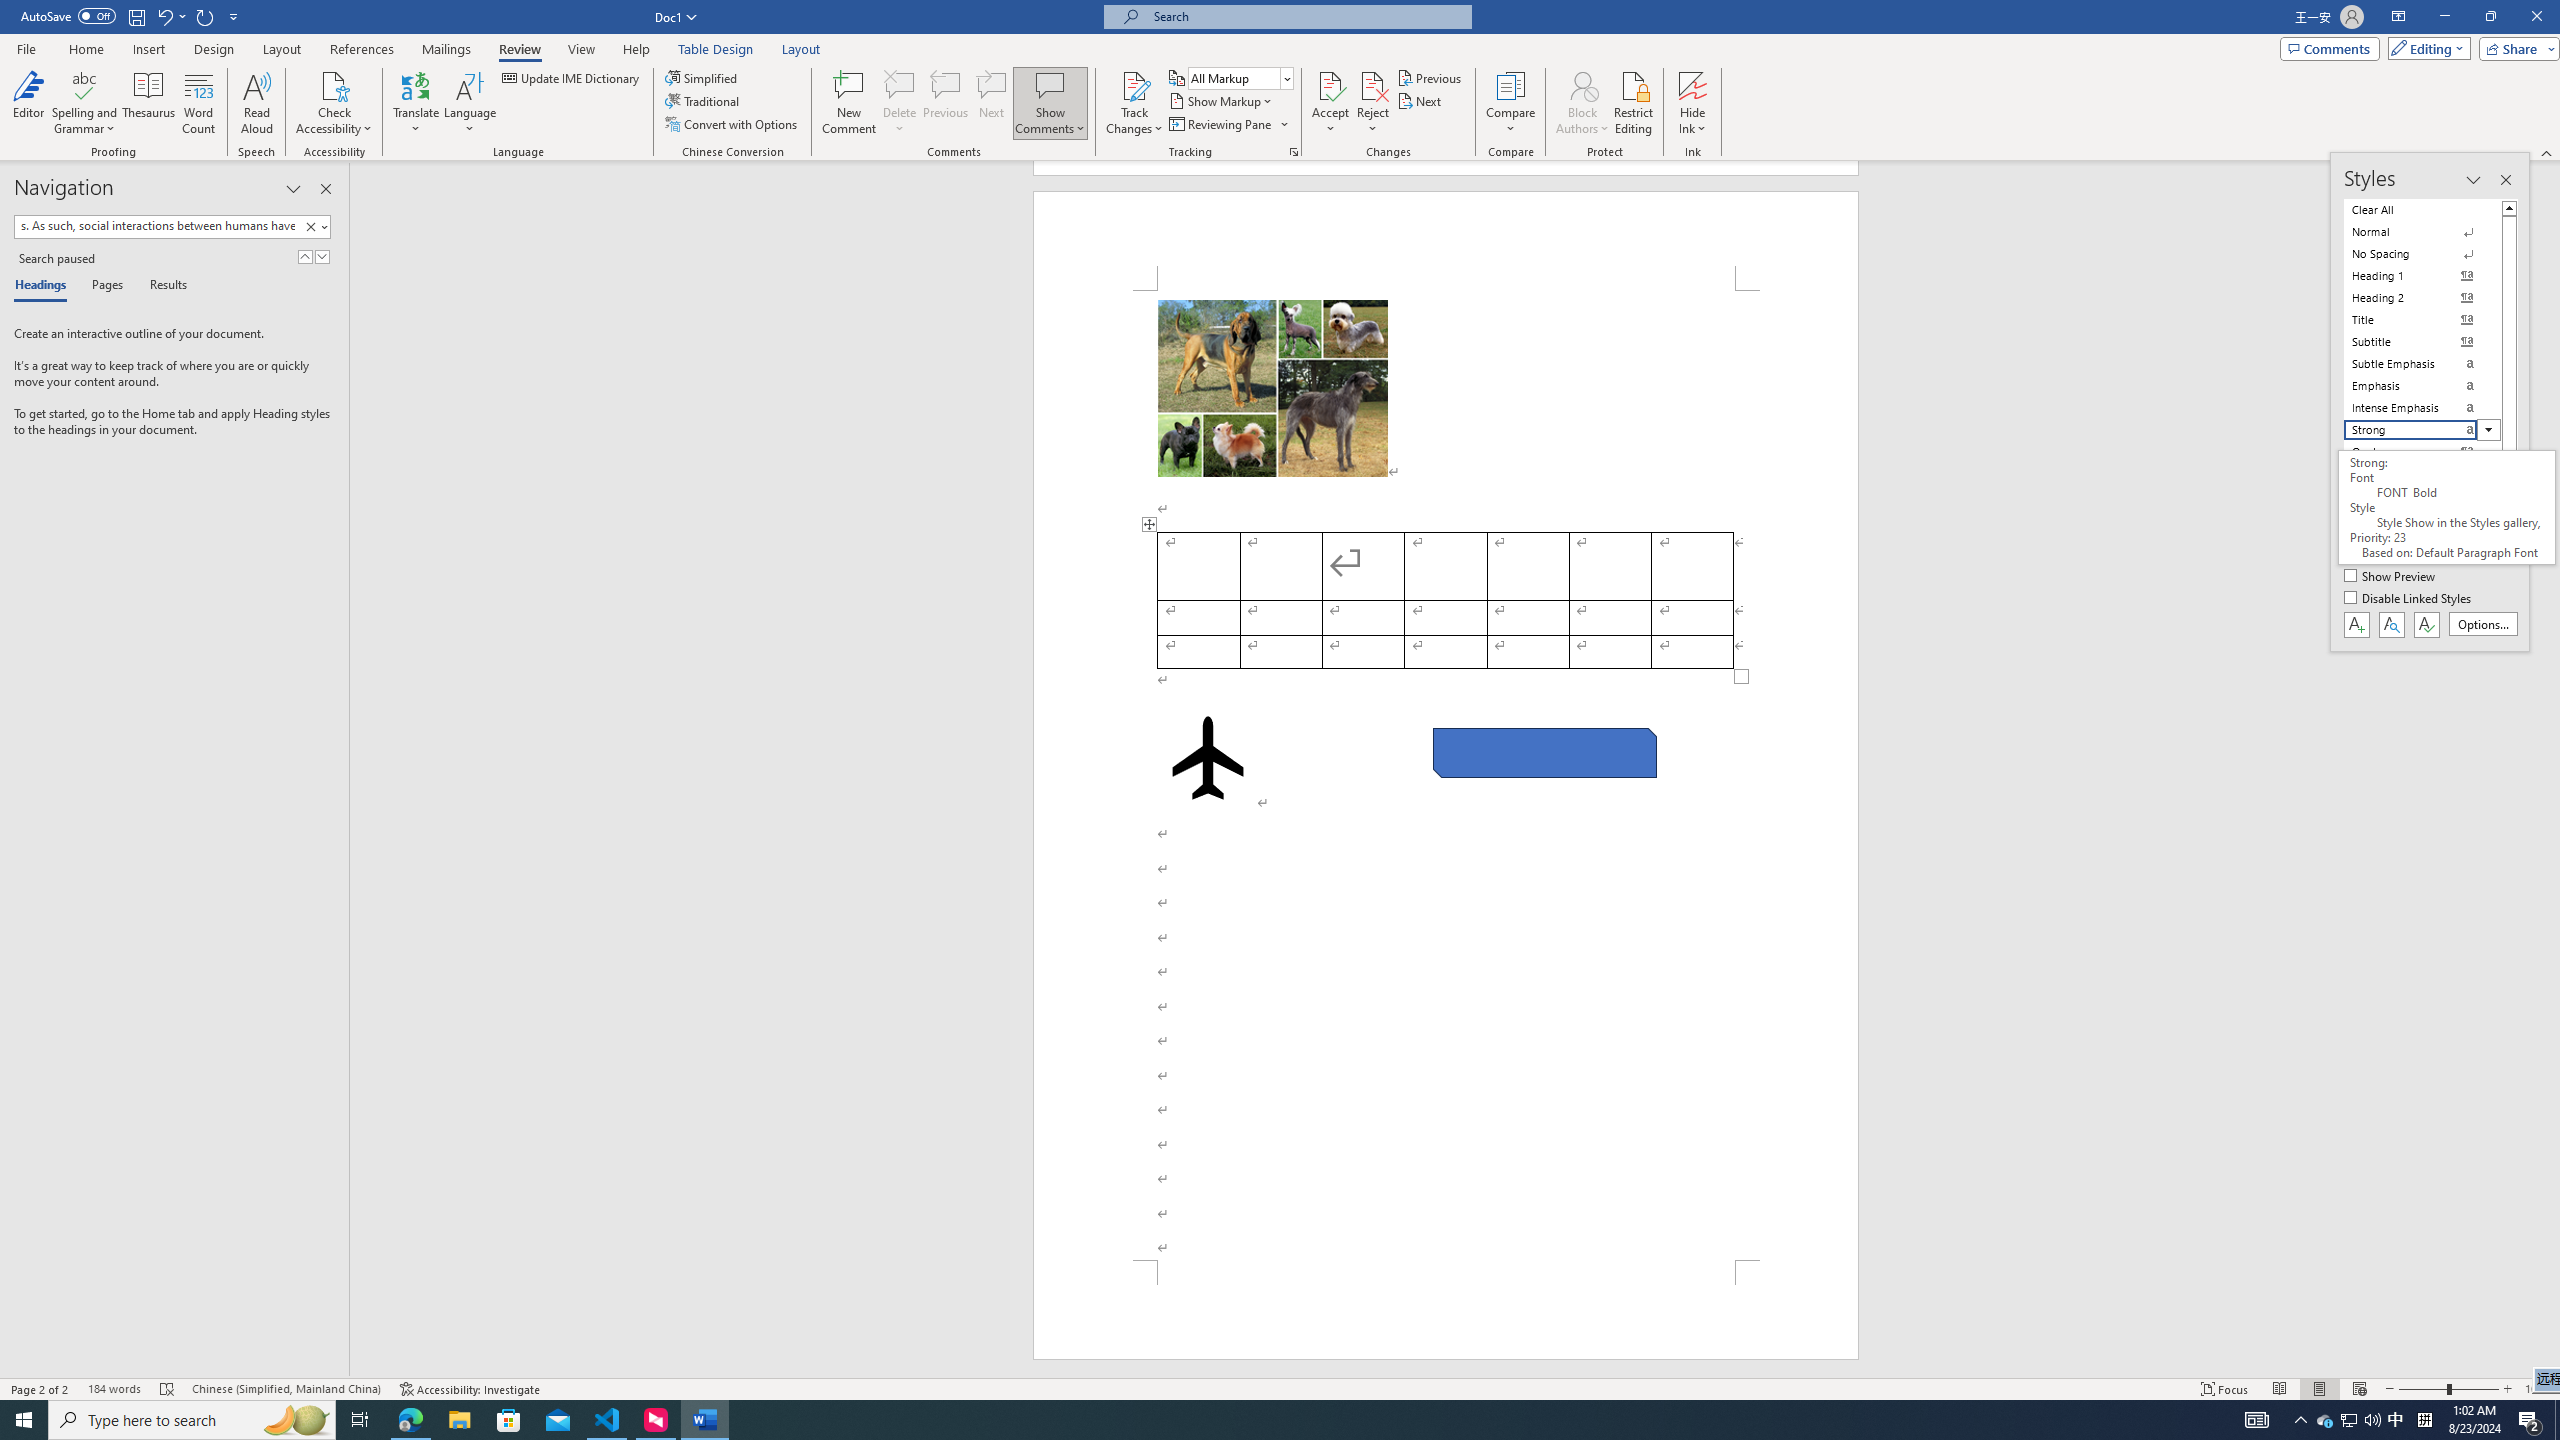  What do you see at coordinates (160, 286) in the screenshot?
I see `'Results'` at bounding box center [160, 286].